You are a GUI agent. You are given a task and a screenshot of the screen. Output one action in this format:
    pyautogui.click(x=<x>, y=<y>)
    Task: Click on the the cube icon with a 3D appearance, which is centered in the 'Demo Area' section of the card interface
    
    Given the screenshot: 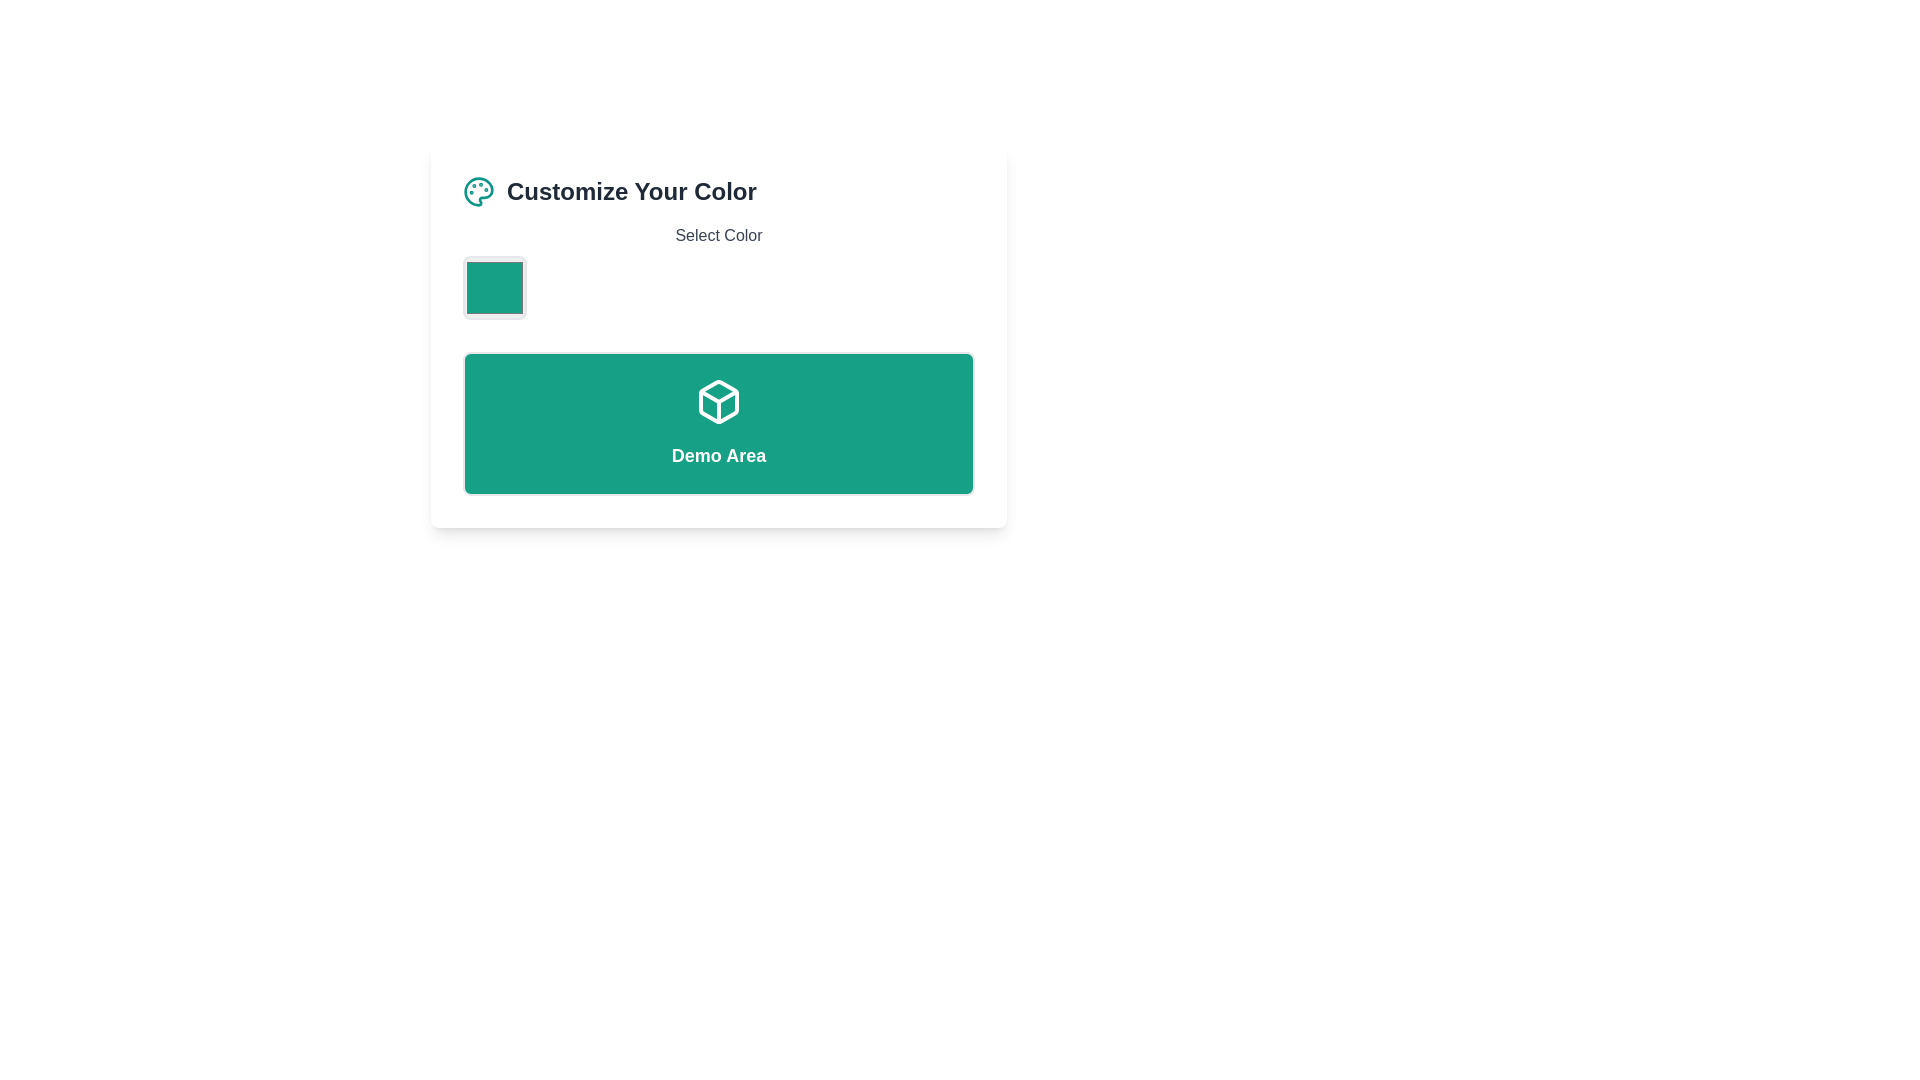 What is the action you would take?
    pyautogui.click(x=719, y=401)
    